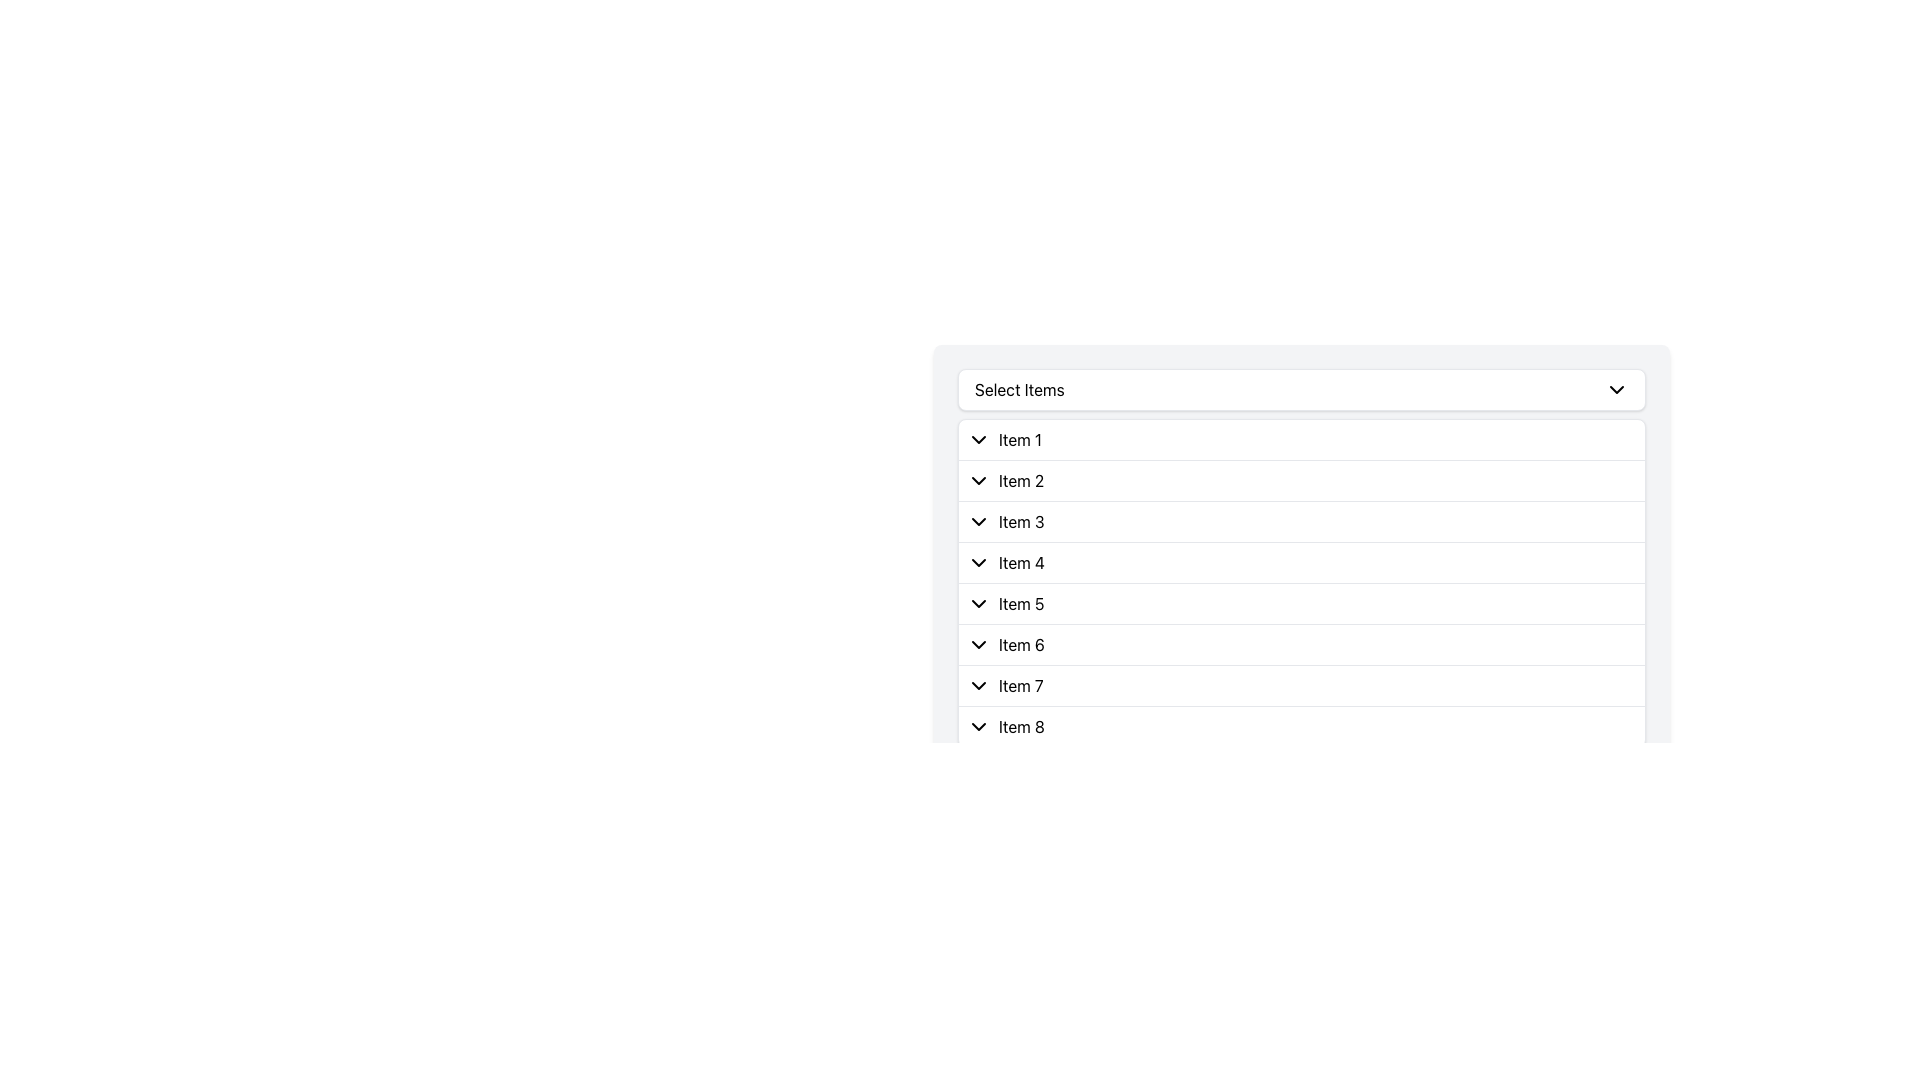  Describe the element at coordinates (1021, 520) in the screenshot. I see `the text label 'Item 3' which is the third item in a vertically aligned list titled 'Select Items'` at that location.